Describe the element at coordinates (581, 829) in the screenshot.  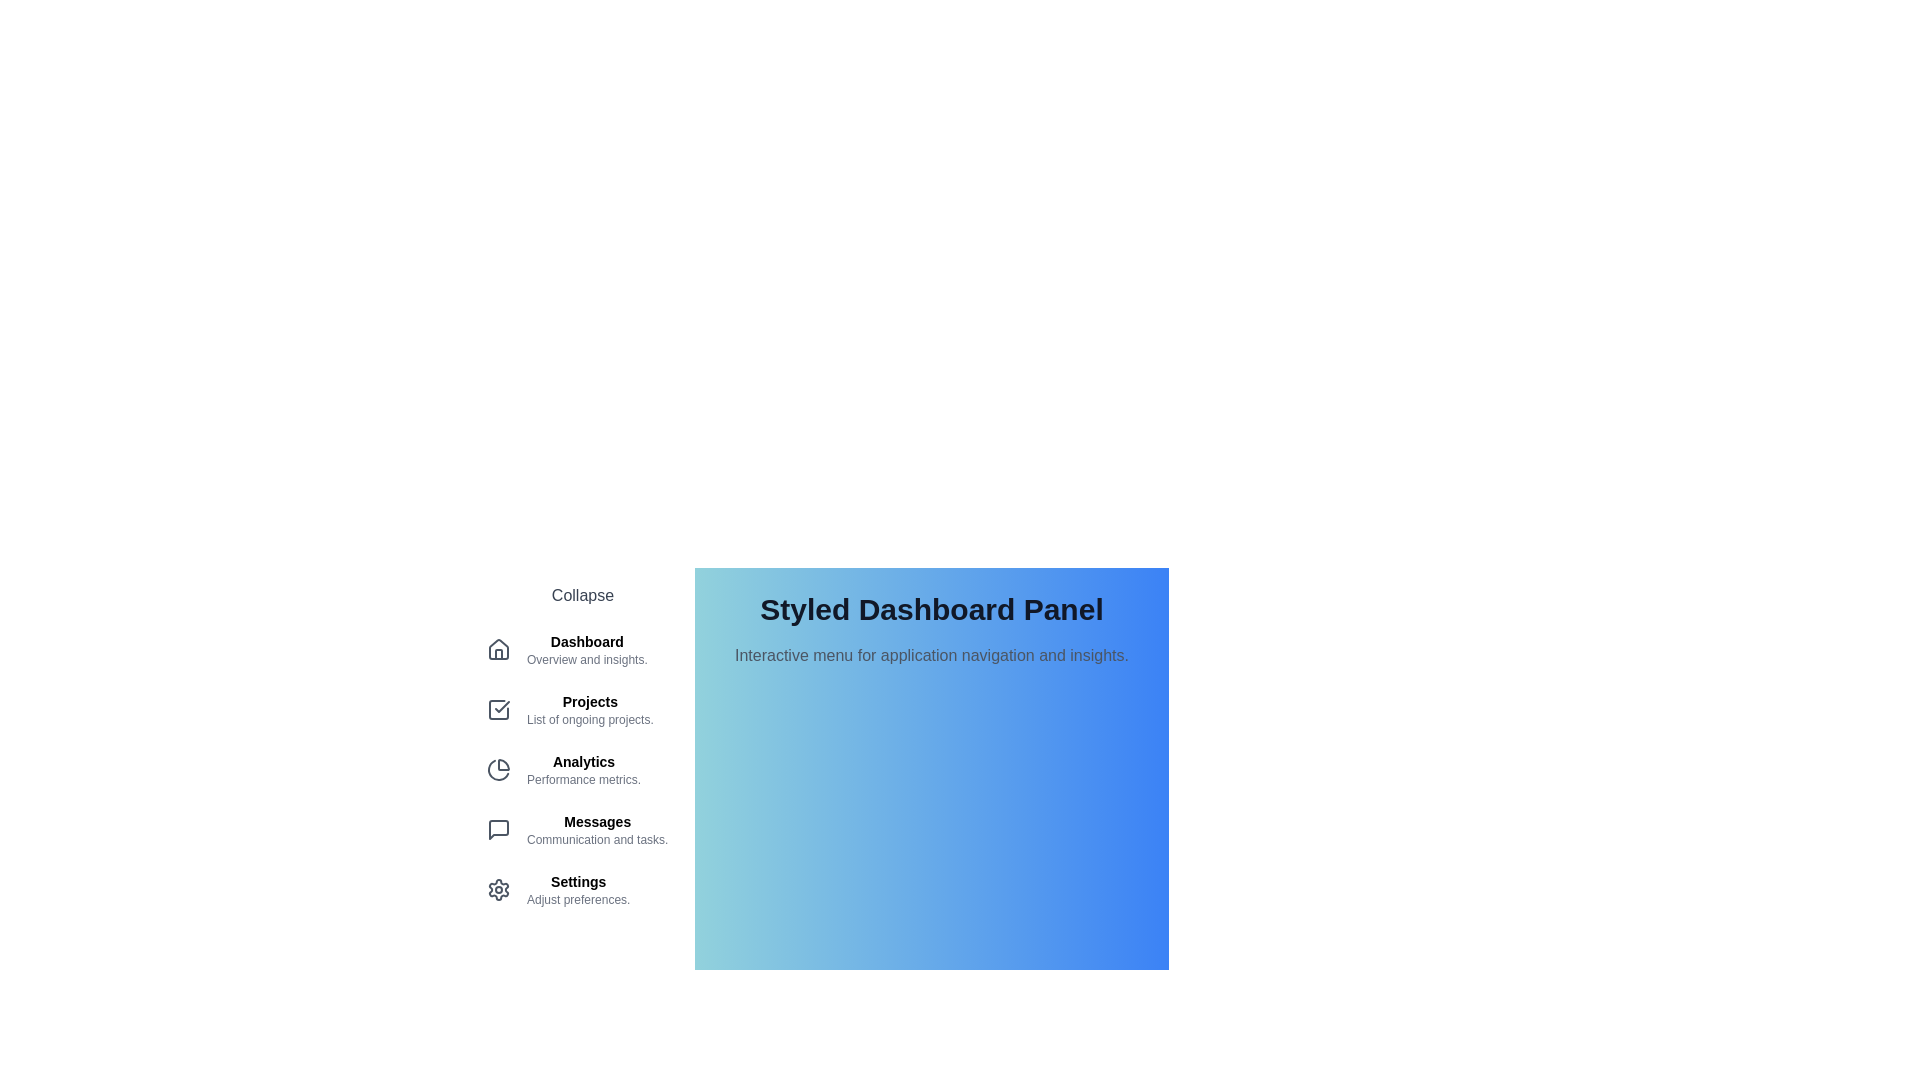
I see `the menu item Messages from the menu` at that location.